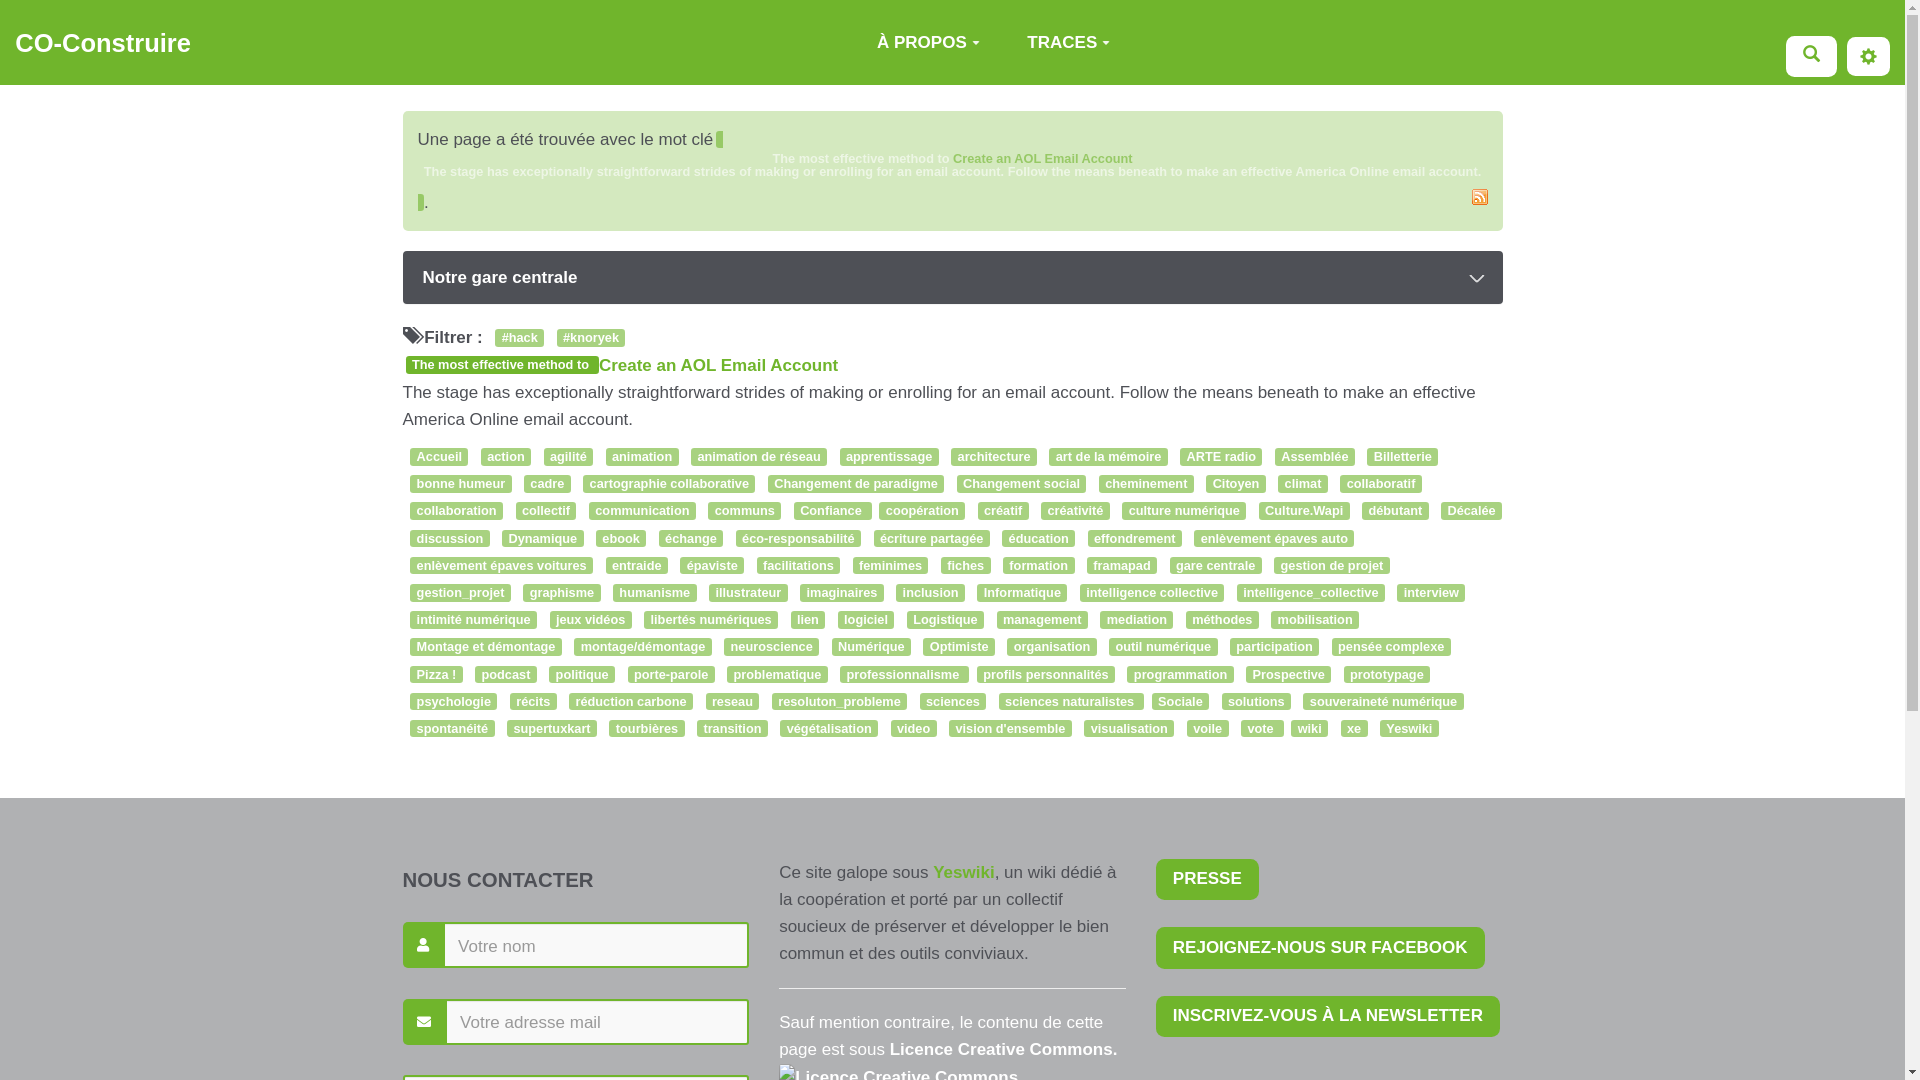 This screenshot has width=1920, height=1080. What do you see at coordinates (448, 538) in the screenshot?
I see `'discussion'` at bounding box center [448, 538].